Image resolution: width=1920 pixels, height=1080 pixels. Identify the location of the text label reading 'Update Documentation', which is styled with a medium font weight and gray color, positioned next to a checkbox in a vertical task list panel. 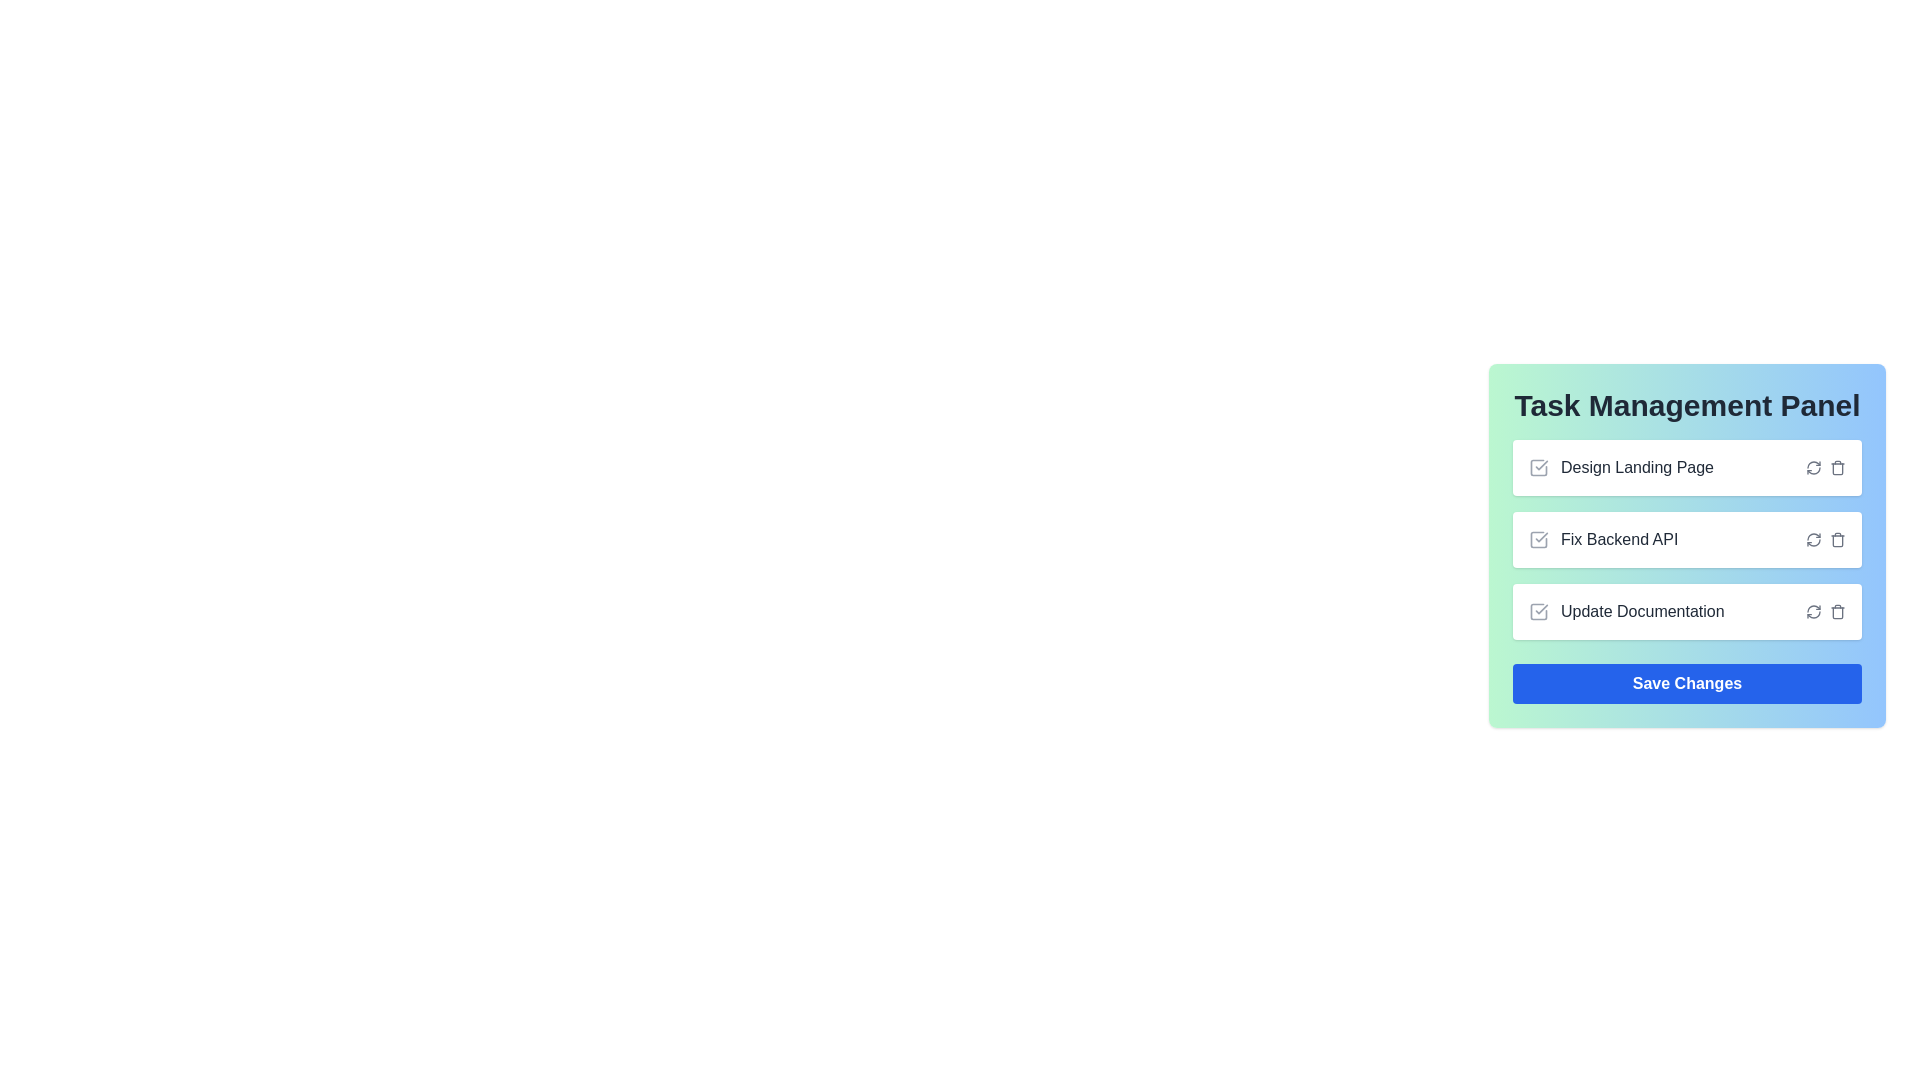
(1626, 611).